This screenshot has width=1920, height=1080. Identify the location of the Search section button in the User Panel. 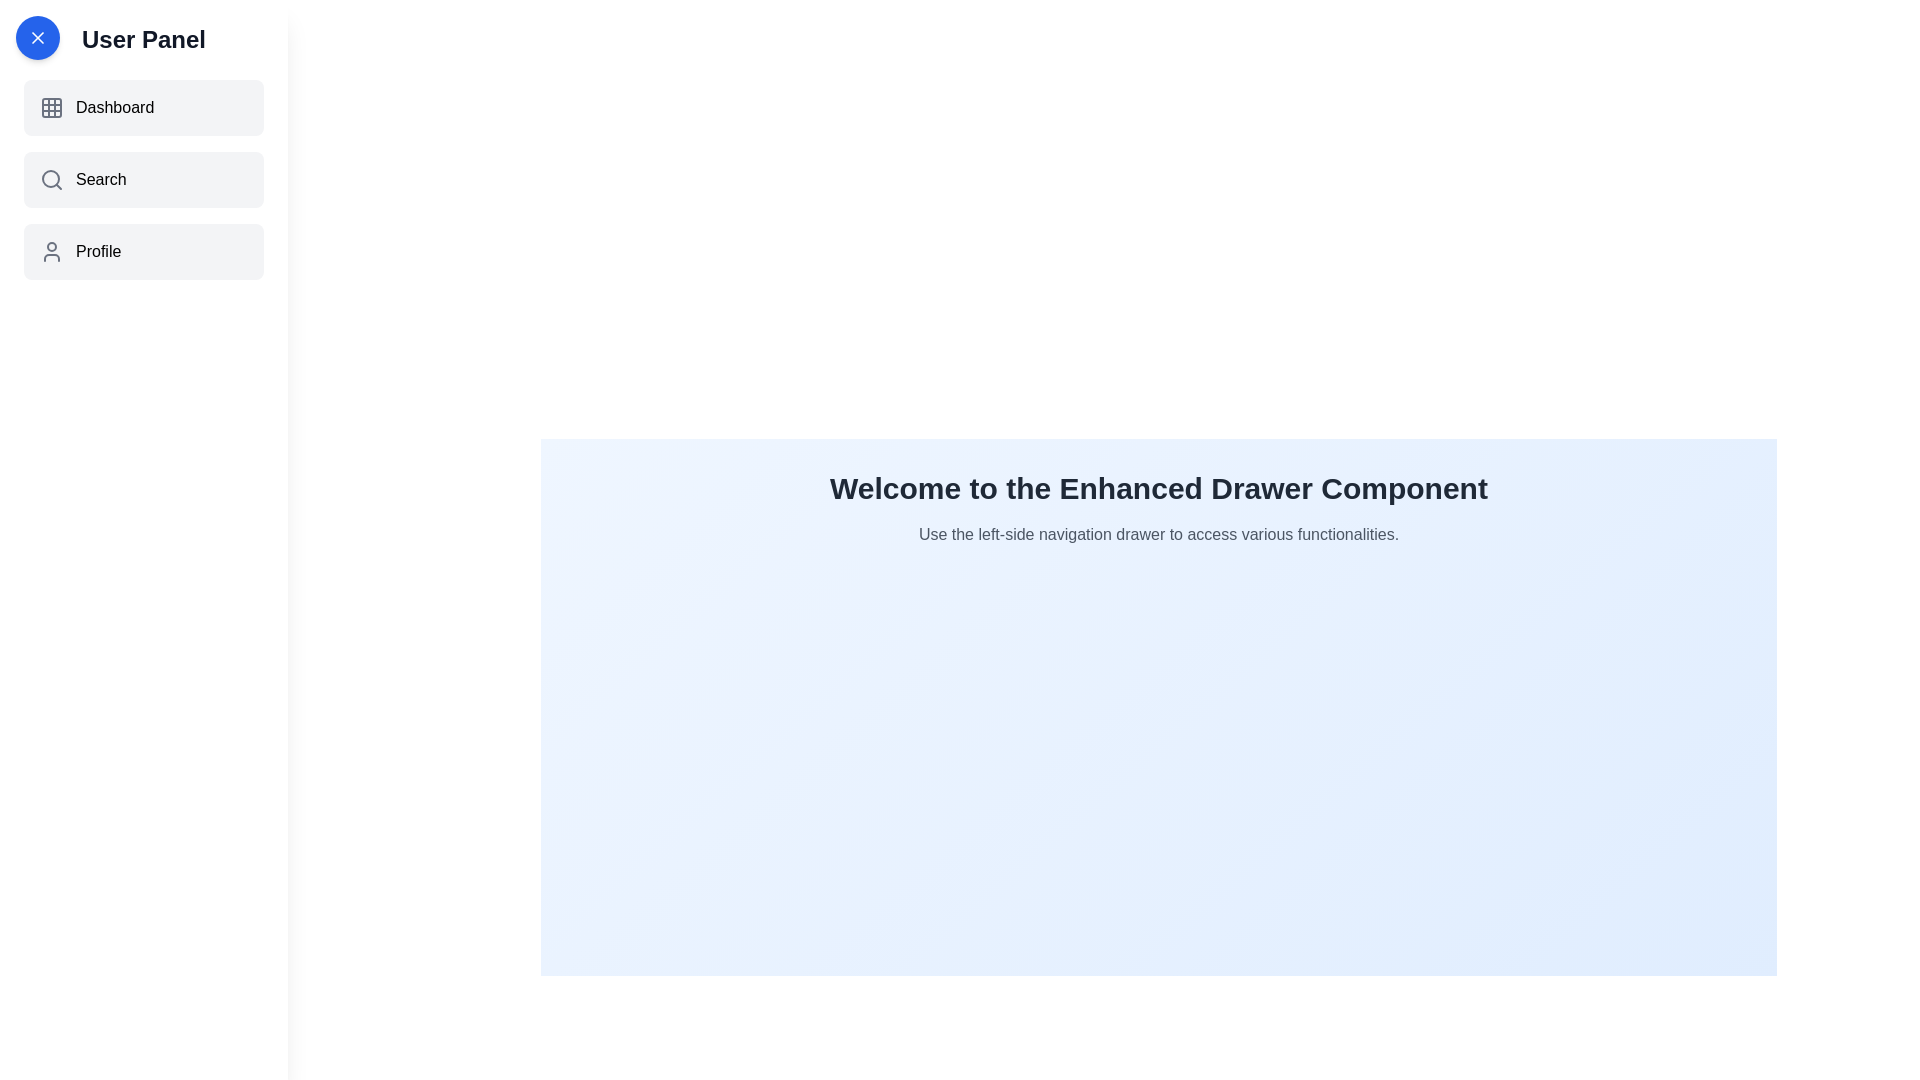
(143, 180).